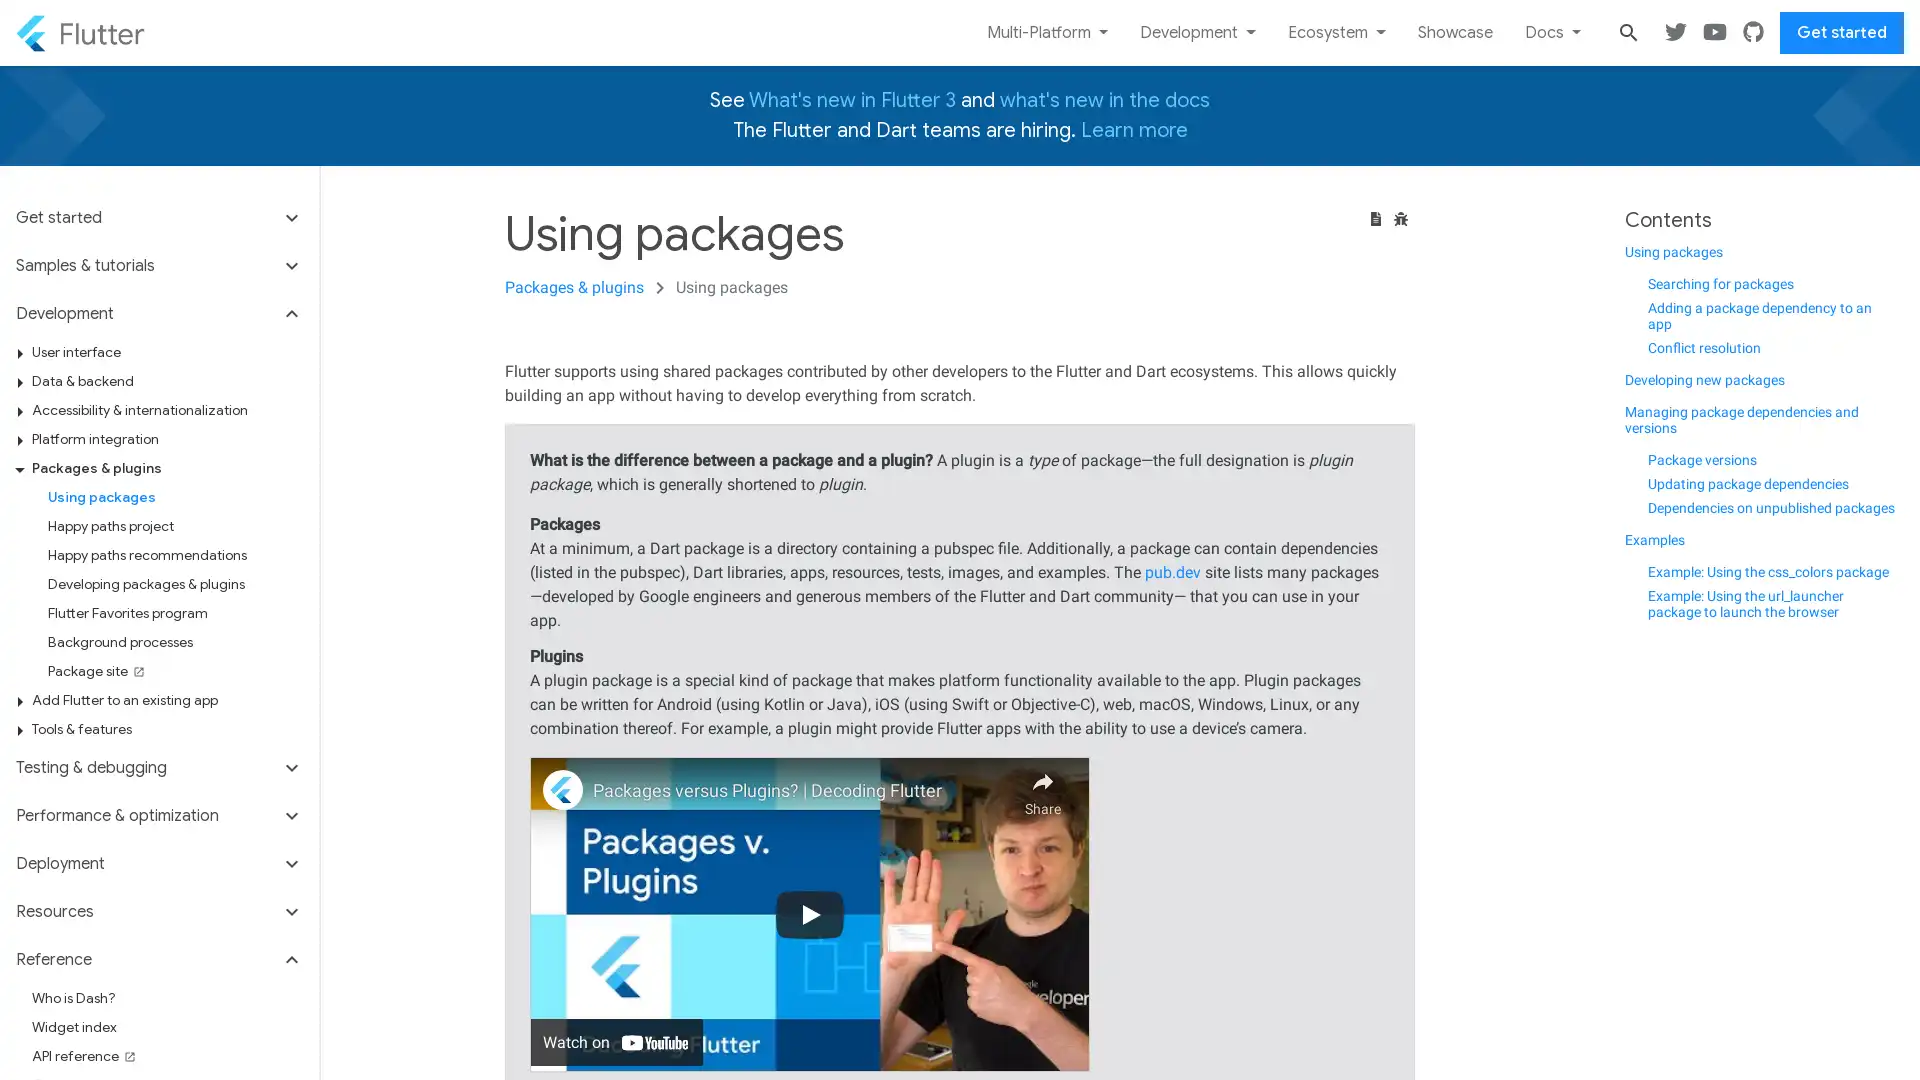 The image size is (1920, 1080). I want to click on arrow_drop_down Add Flutter to an existing app, so click(167, 699).